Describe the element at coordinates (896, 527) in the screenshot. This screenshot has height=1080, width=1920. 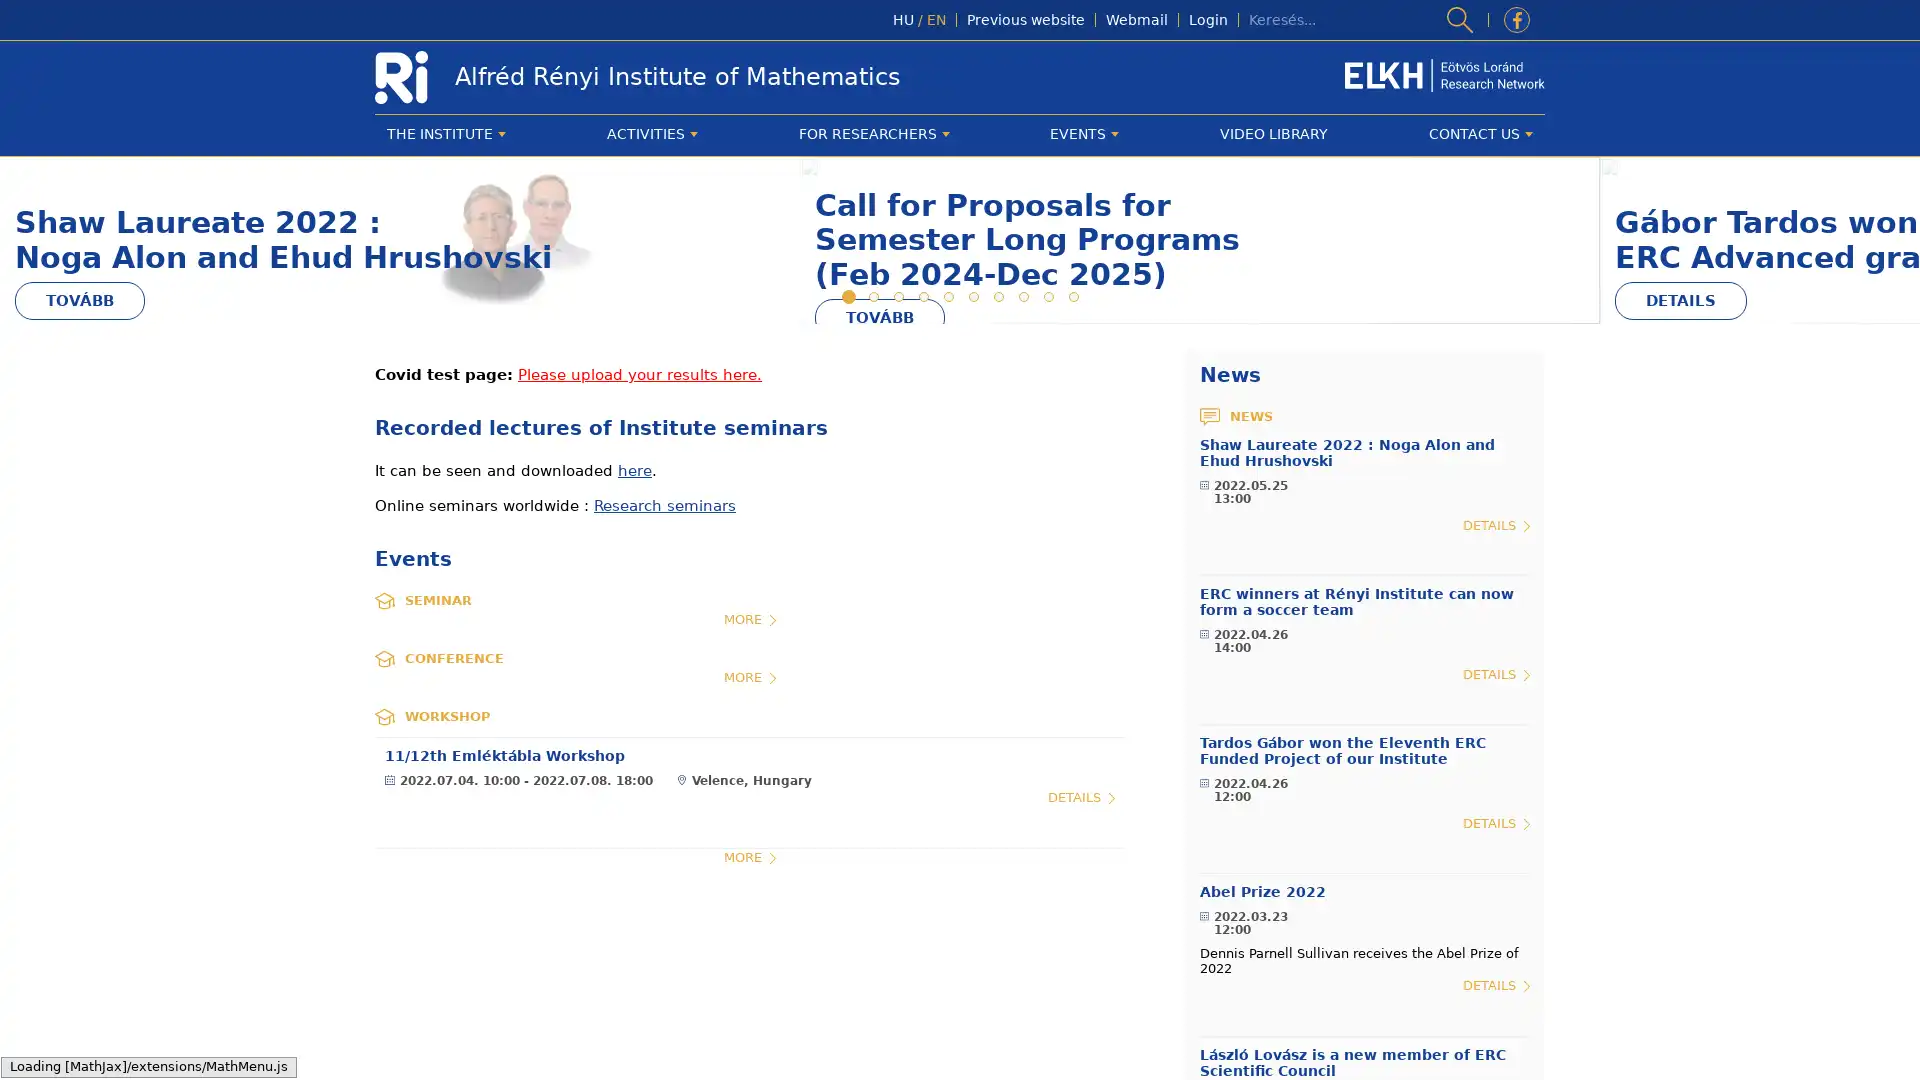
I see `3` at that location.